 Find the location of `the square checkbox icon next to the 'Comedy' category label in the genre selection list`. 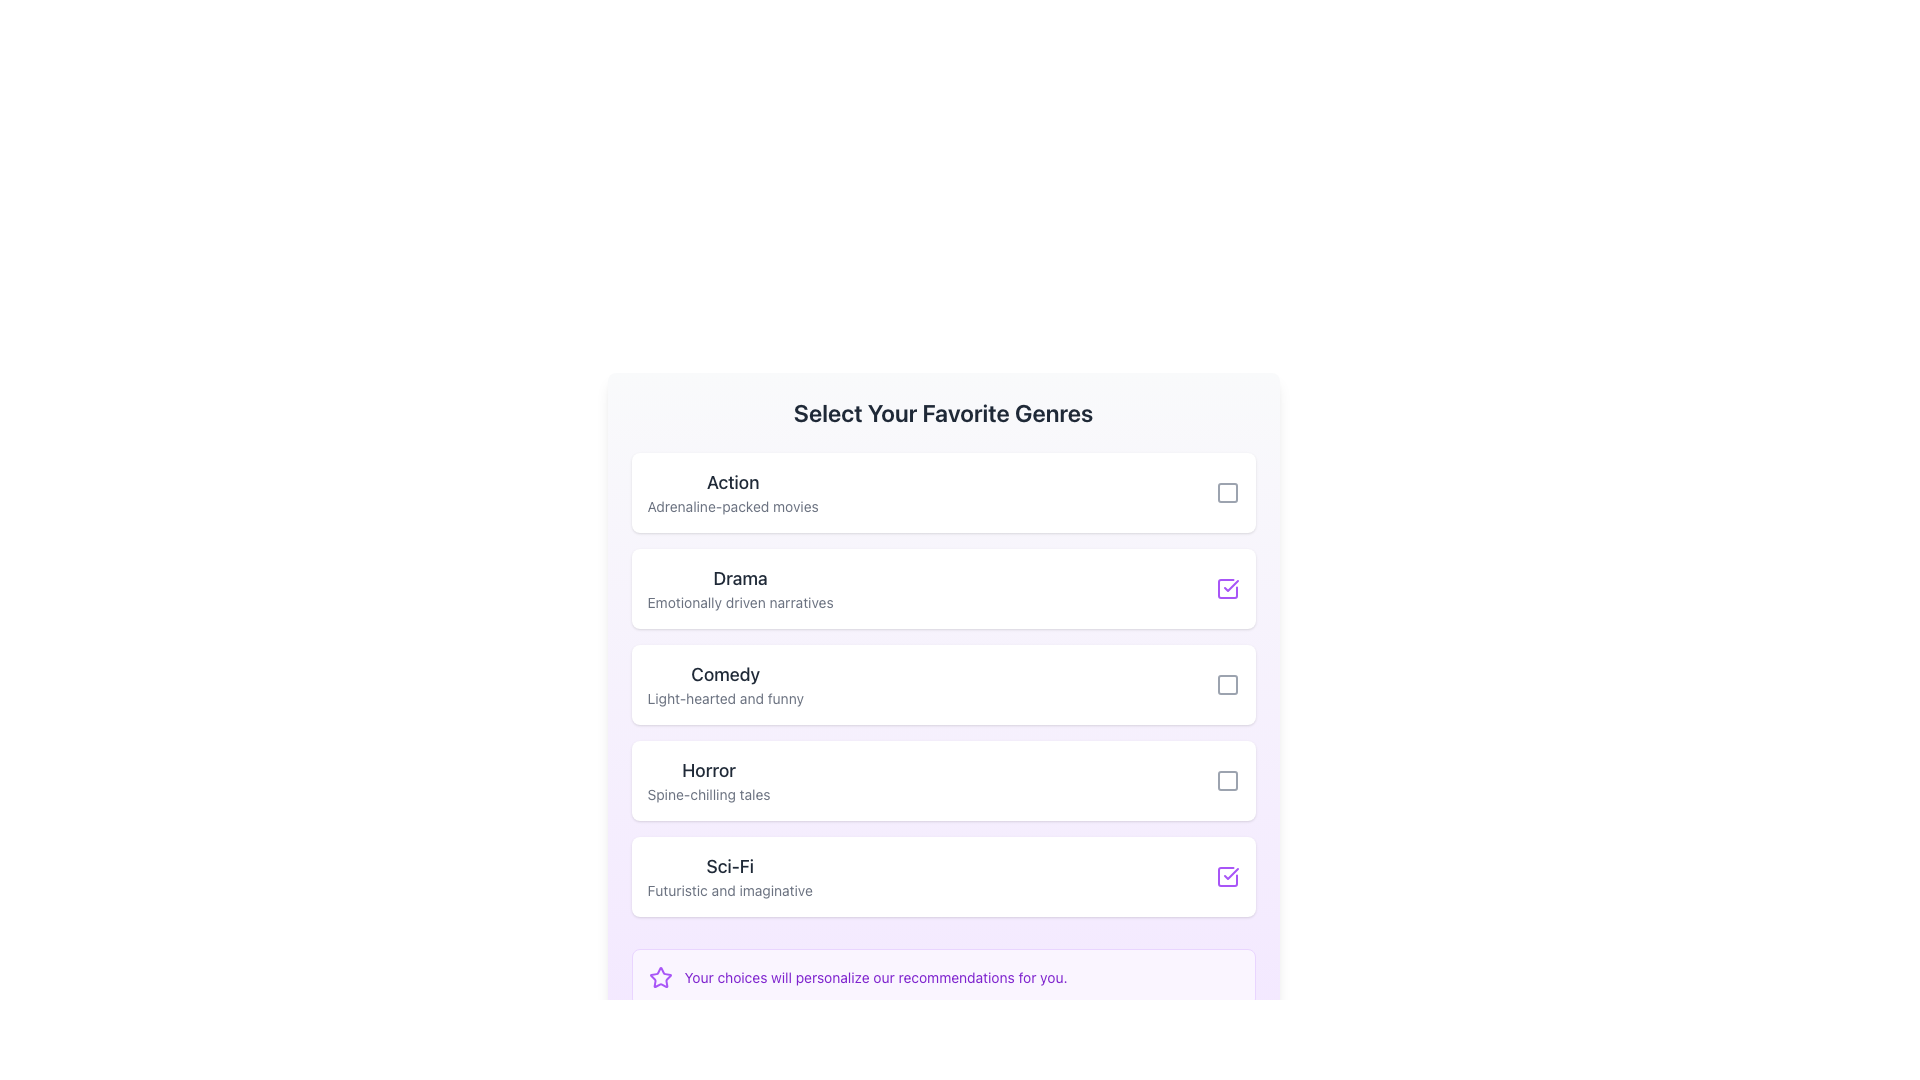

the square checkbox icon next to the 'Comedy' category label in the genre selection list is located at coordinates (1226, 684).